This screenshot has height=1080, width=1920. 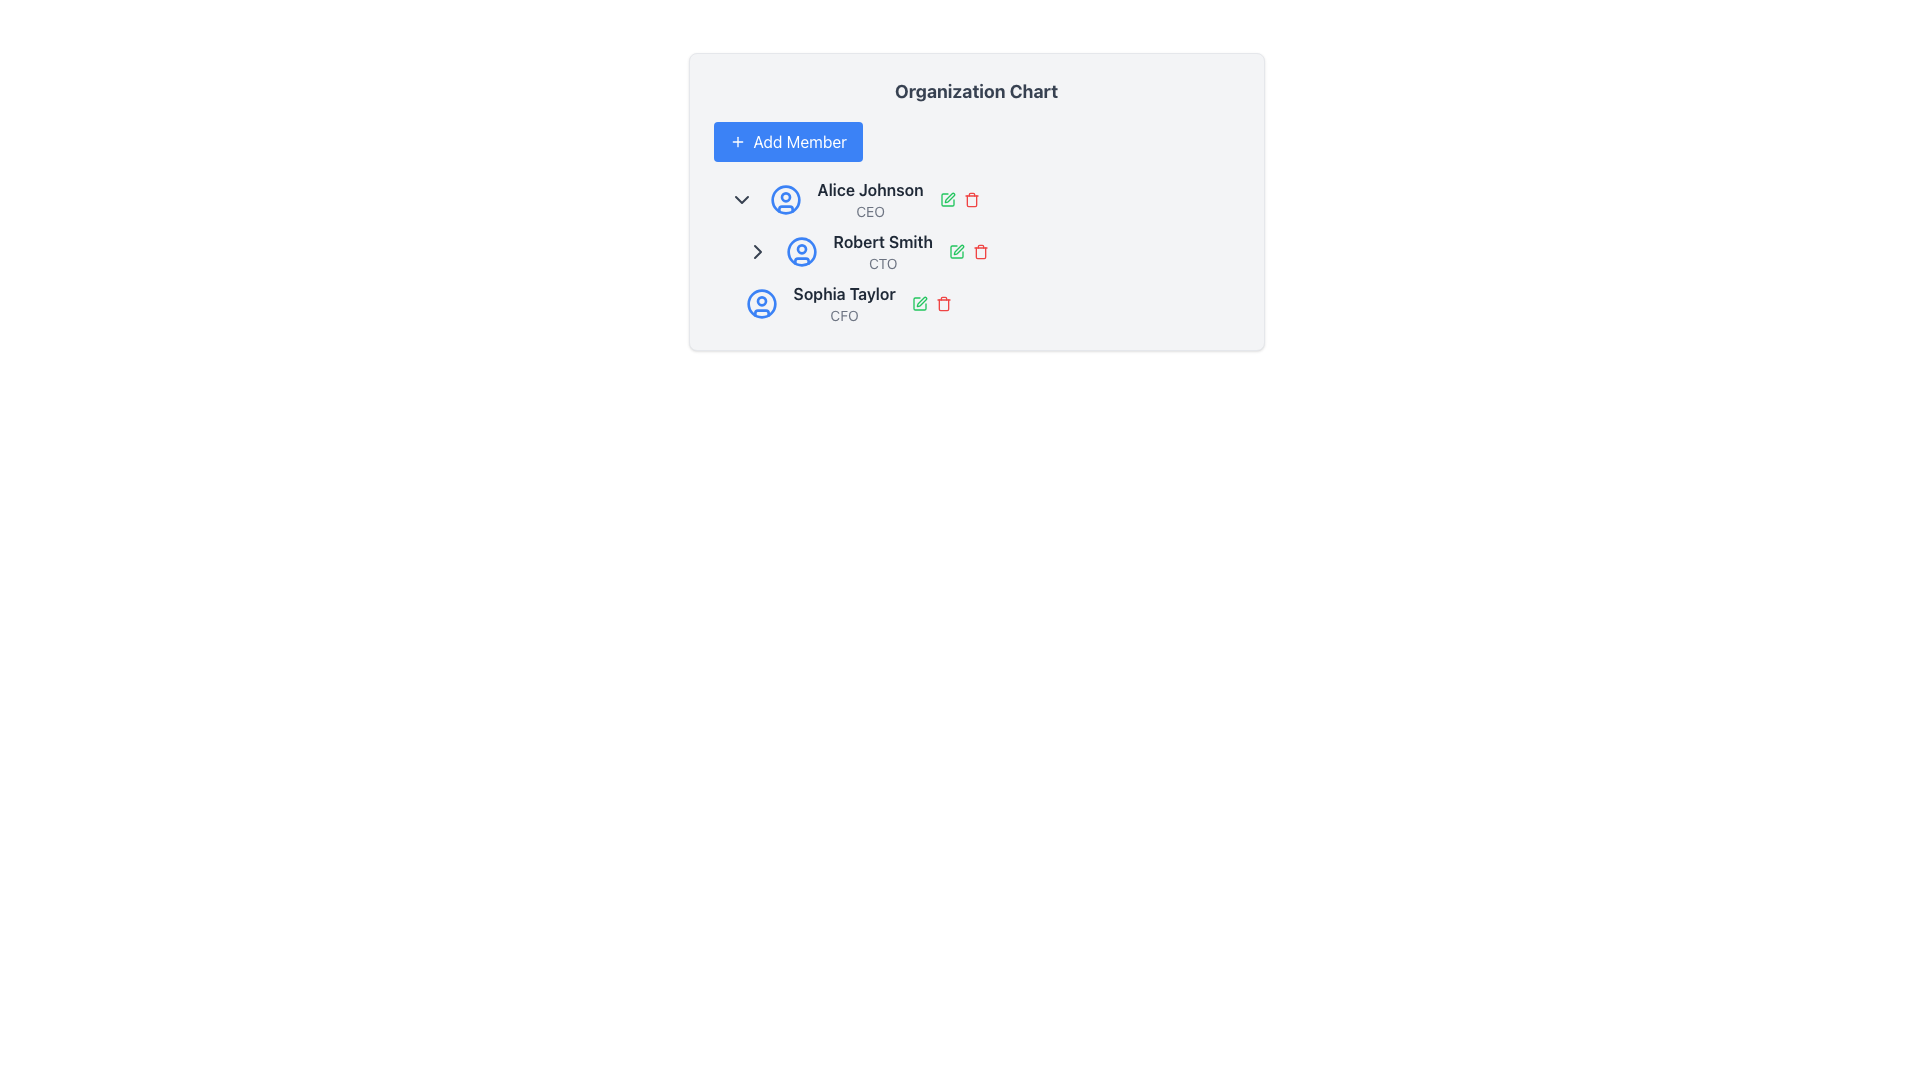 I want to click on the bold, large-sized gray header text displaying 'Organization Chart', which is positioned prominently at the top of the section above the 'Add Member' button, so click(x=976, y=92).